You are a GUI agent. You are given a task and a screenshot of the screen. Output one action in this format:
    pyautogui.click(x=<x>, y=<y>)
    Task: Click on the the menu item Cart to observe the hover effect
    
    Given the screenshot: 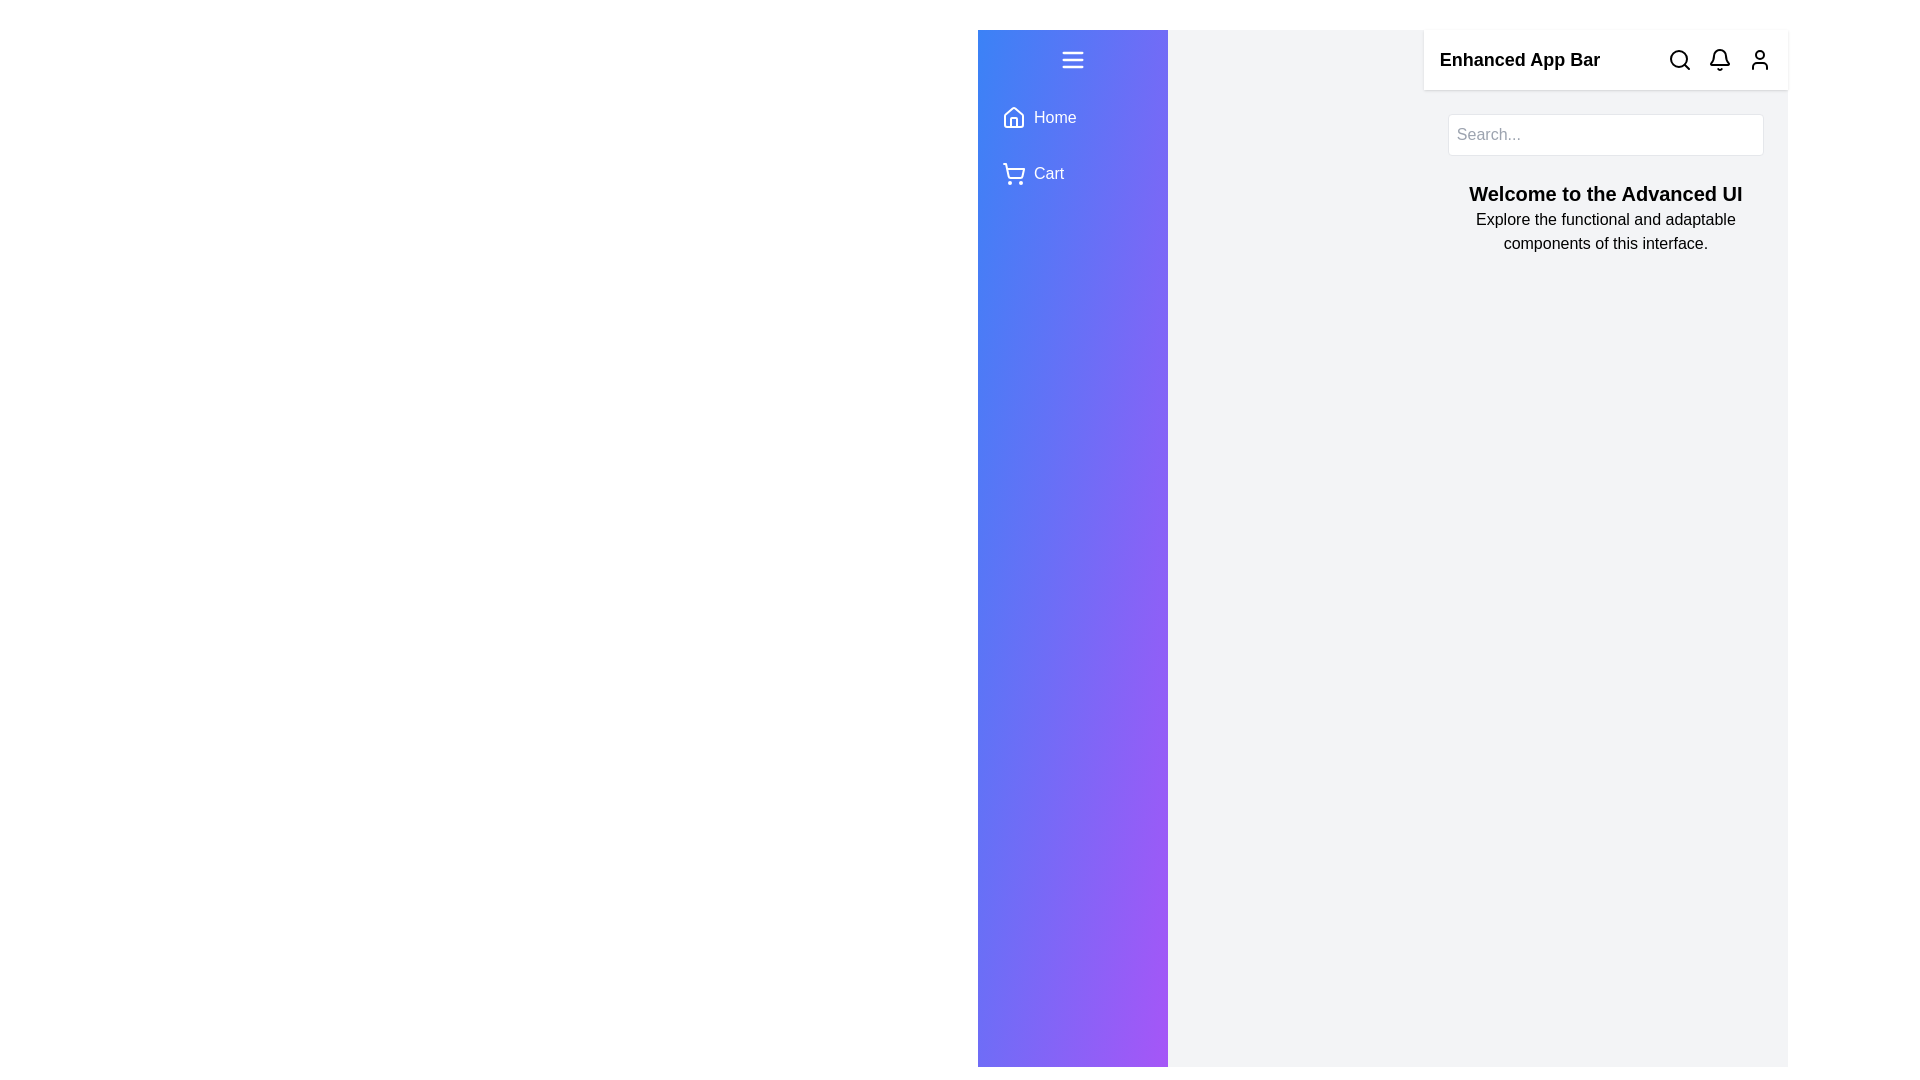 What is the action you would take?
    pyautogui.click(x=1070, y=172)
    